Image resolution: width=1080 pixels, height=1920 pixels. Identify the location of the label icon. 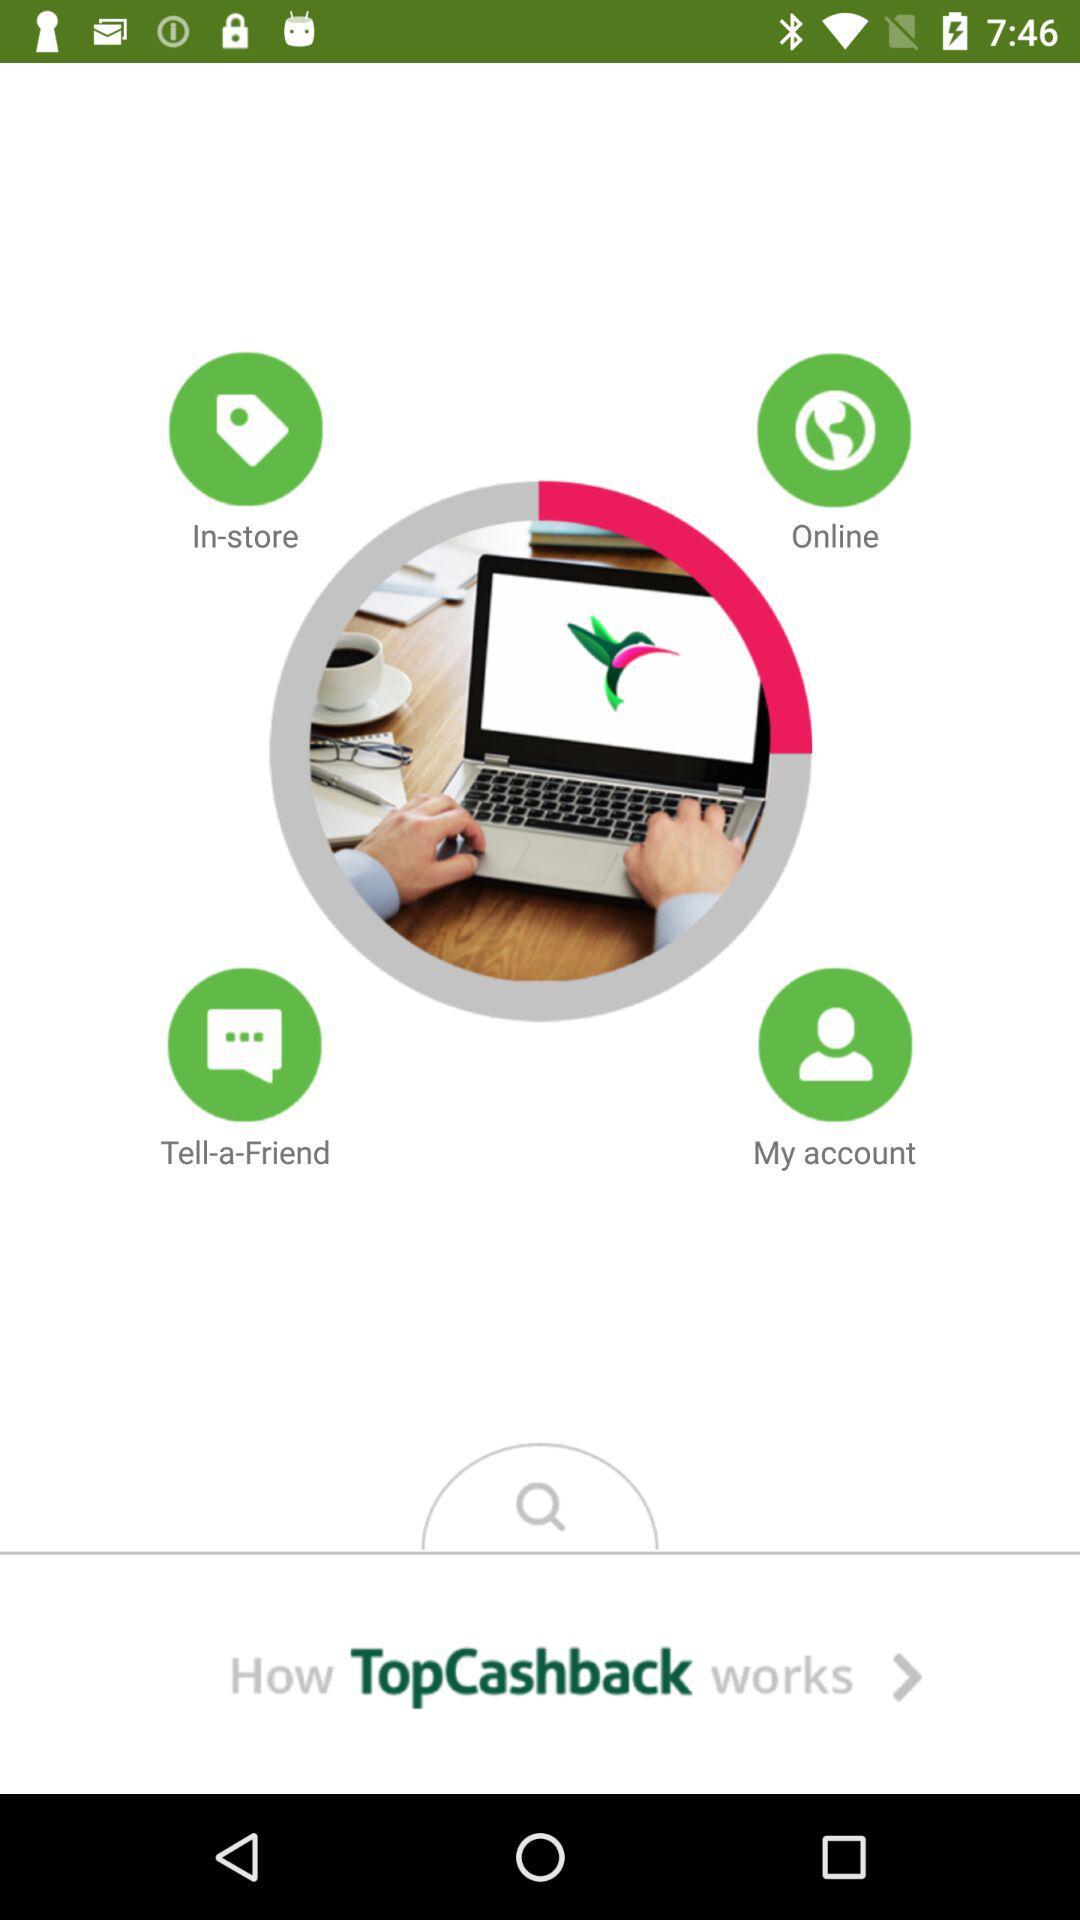
(244, 428).